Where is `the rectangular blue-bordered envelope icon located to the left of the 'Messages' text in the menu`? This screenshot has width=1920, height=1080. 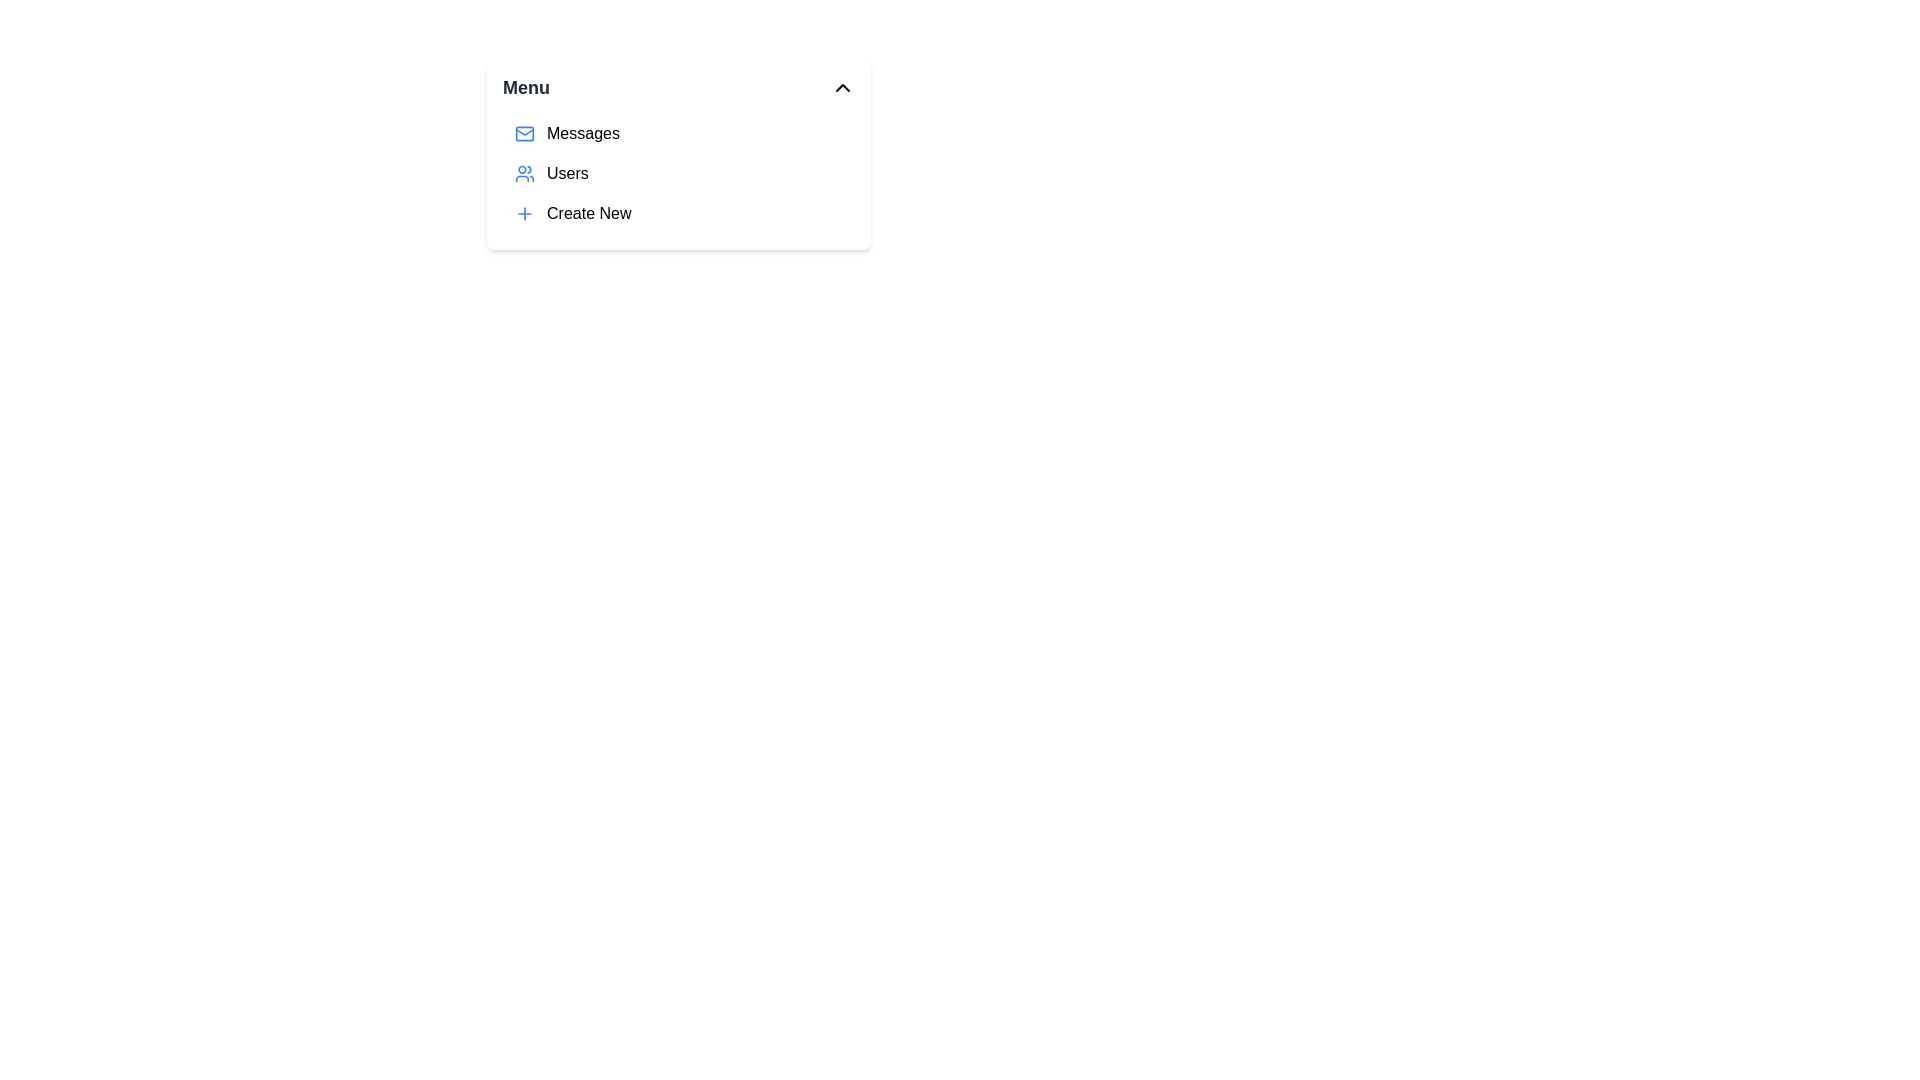 the rectangular blue-bordered envelope icon located to the left of the 'Messages' text in the menu is located at coordinates (524, 134).